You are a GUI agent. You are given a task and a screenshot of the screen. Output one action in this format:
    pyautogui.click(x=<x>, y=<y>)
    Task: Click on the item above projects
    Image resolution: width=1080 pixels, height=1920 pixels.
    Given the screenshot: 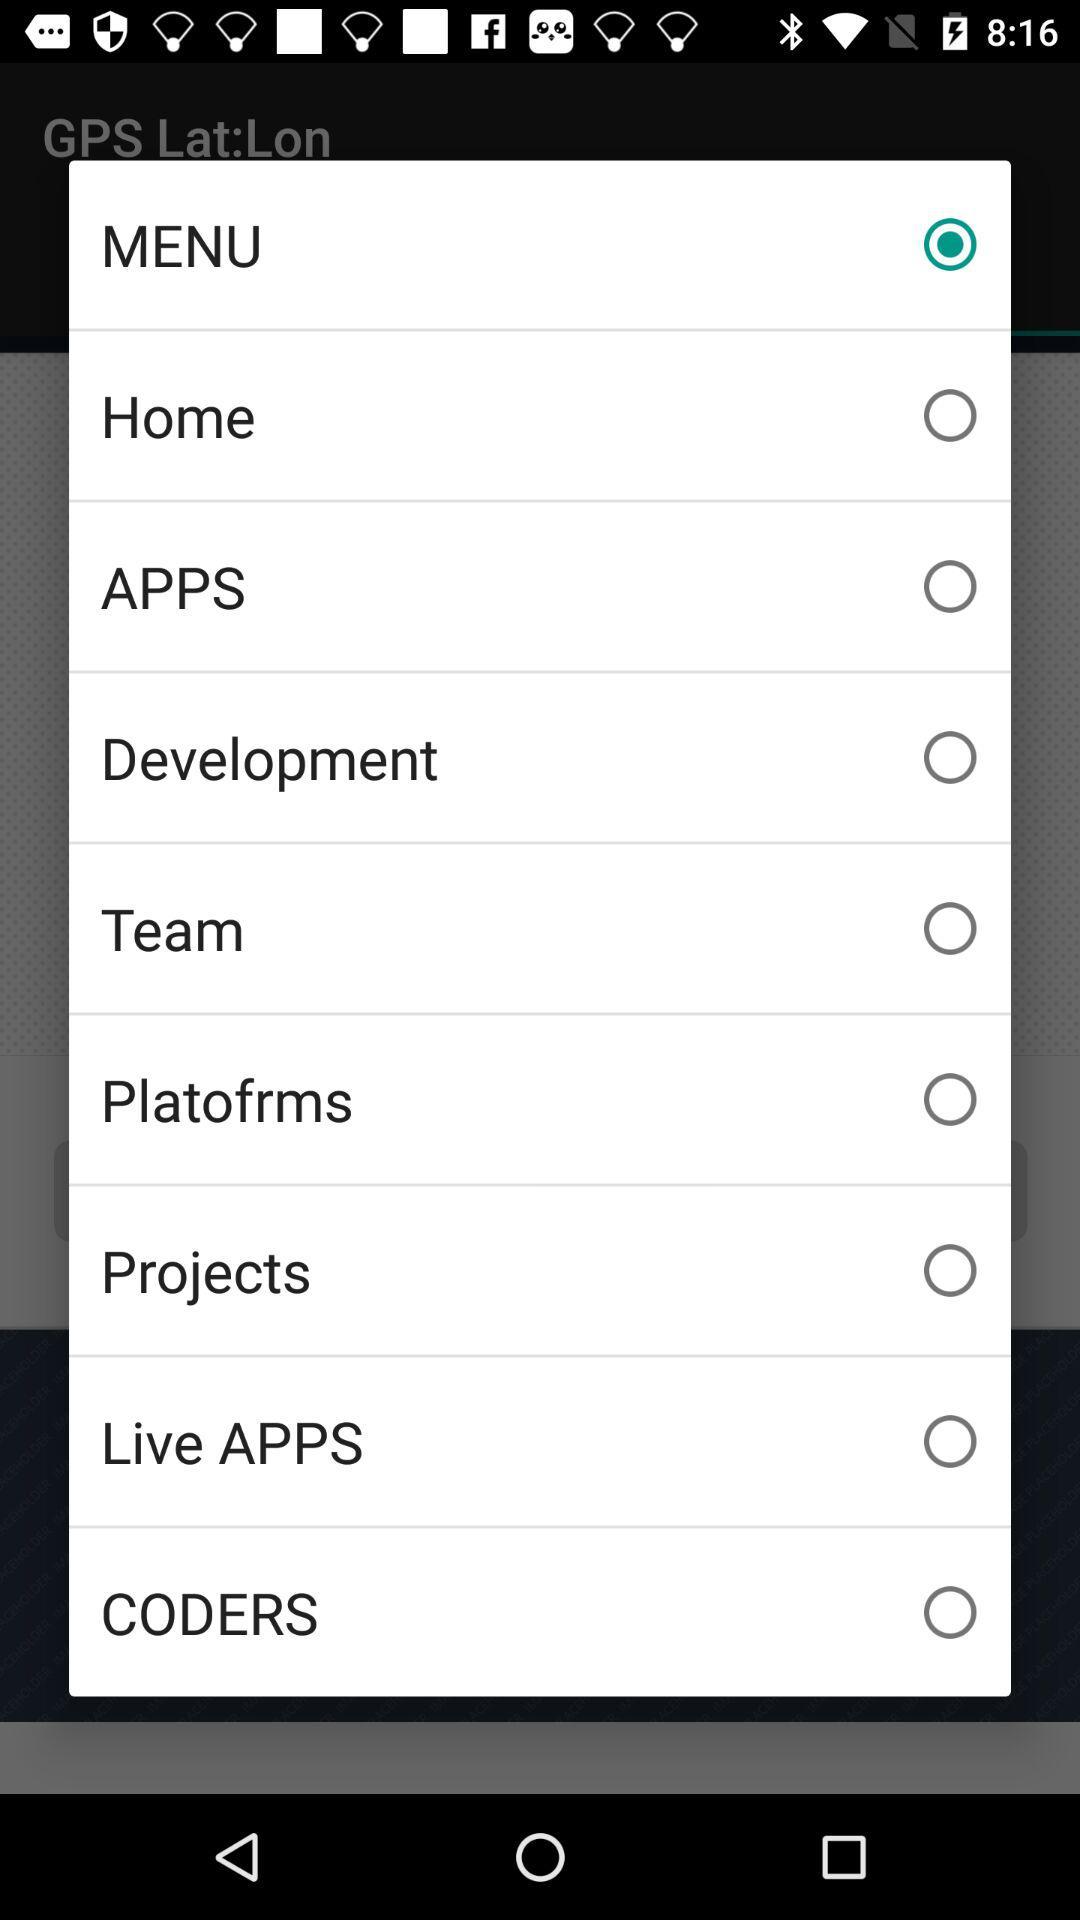 What is the action you would take?
    pyautogui.click(x=540, y=1098)
    